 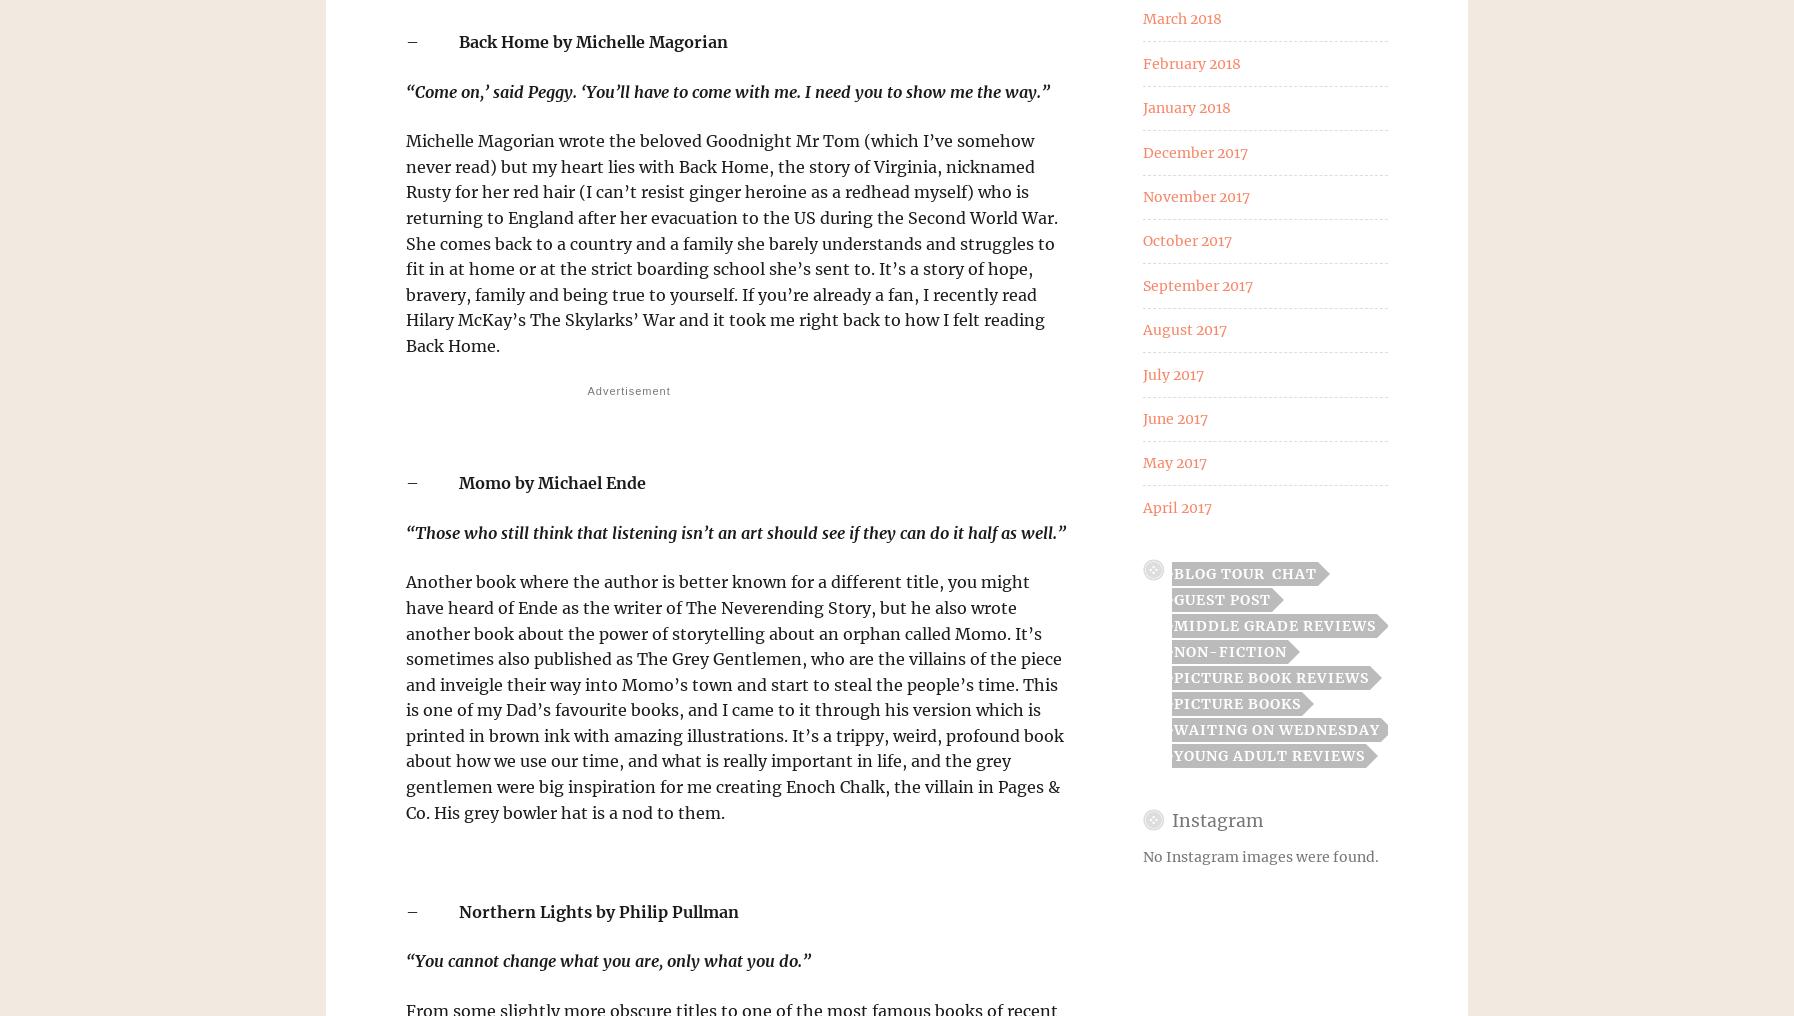 What do you see at coordinates (1293, 574) in the screenshot?
I see `'Chat'` at bounding box center [1293, 574].